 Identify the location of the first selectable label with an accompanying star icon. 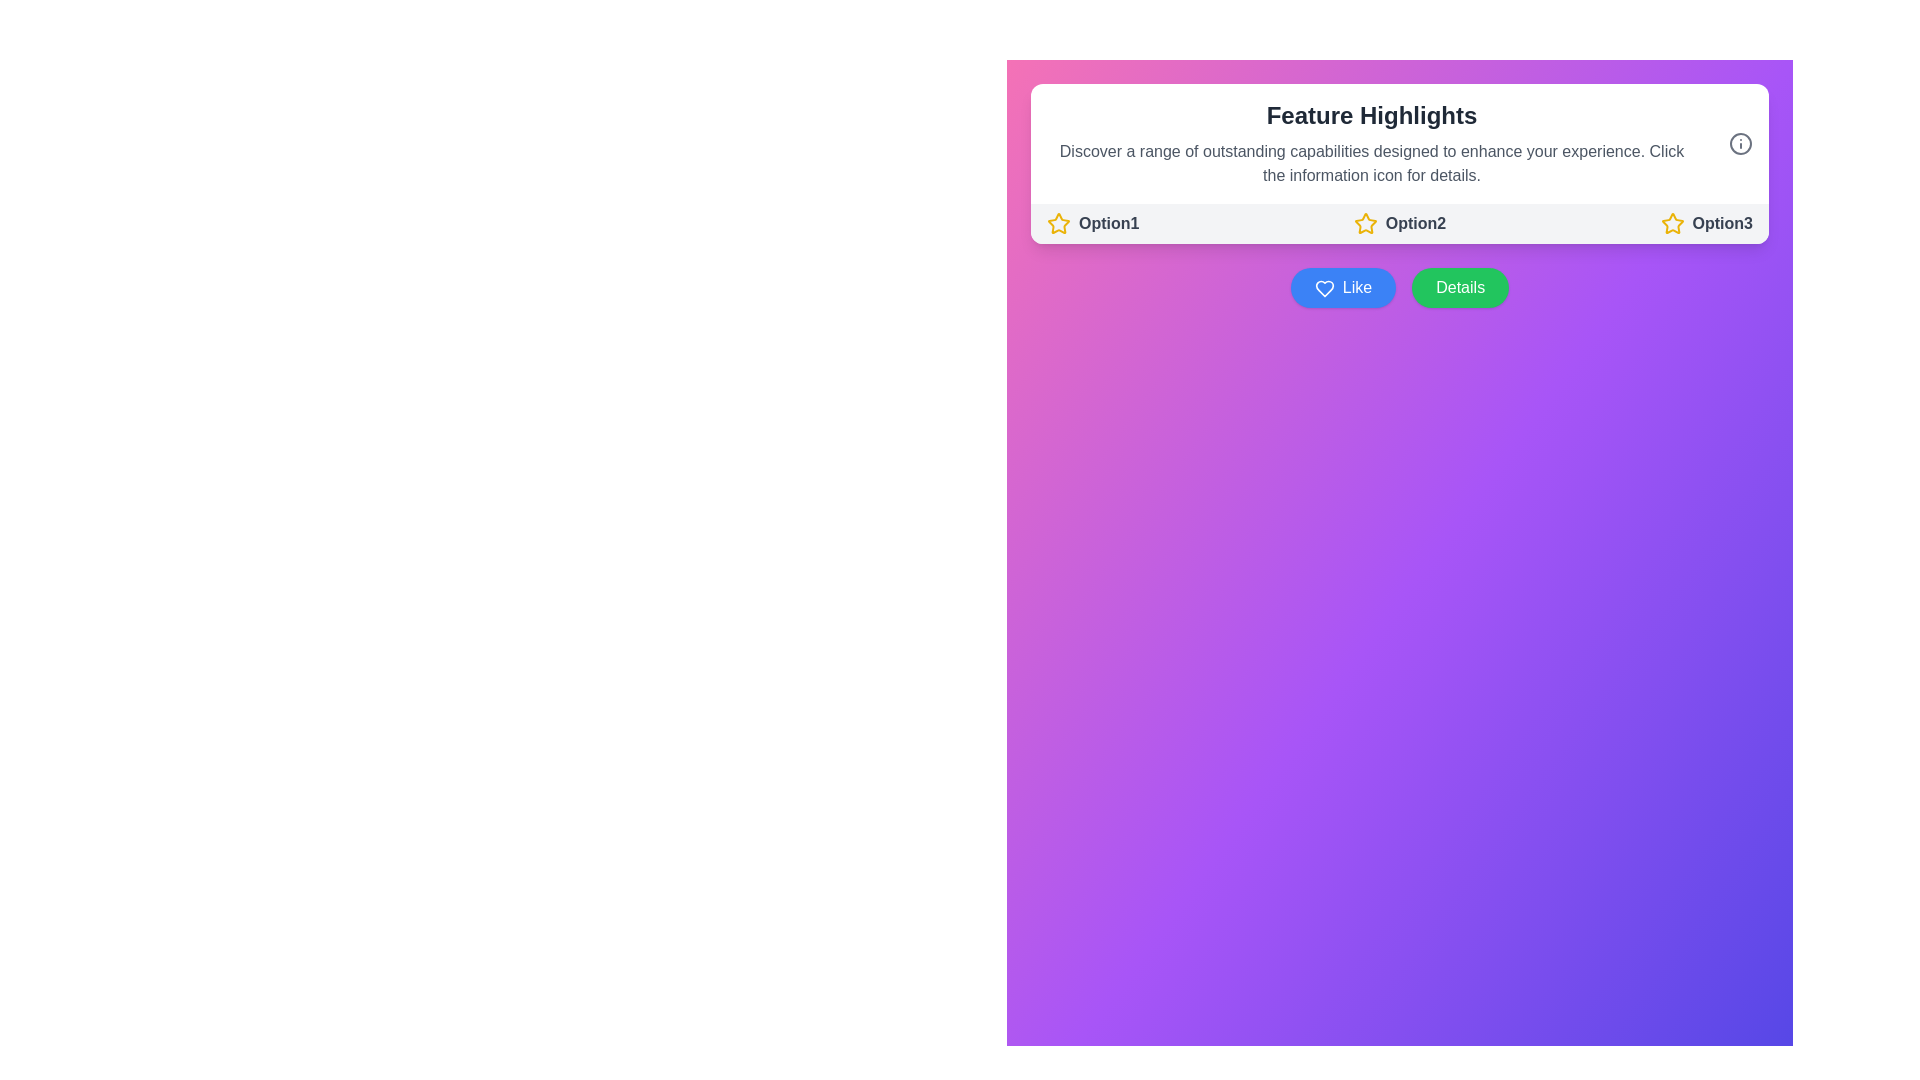
(1092, 223).